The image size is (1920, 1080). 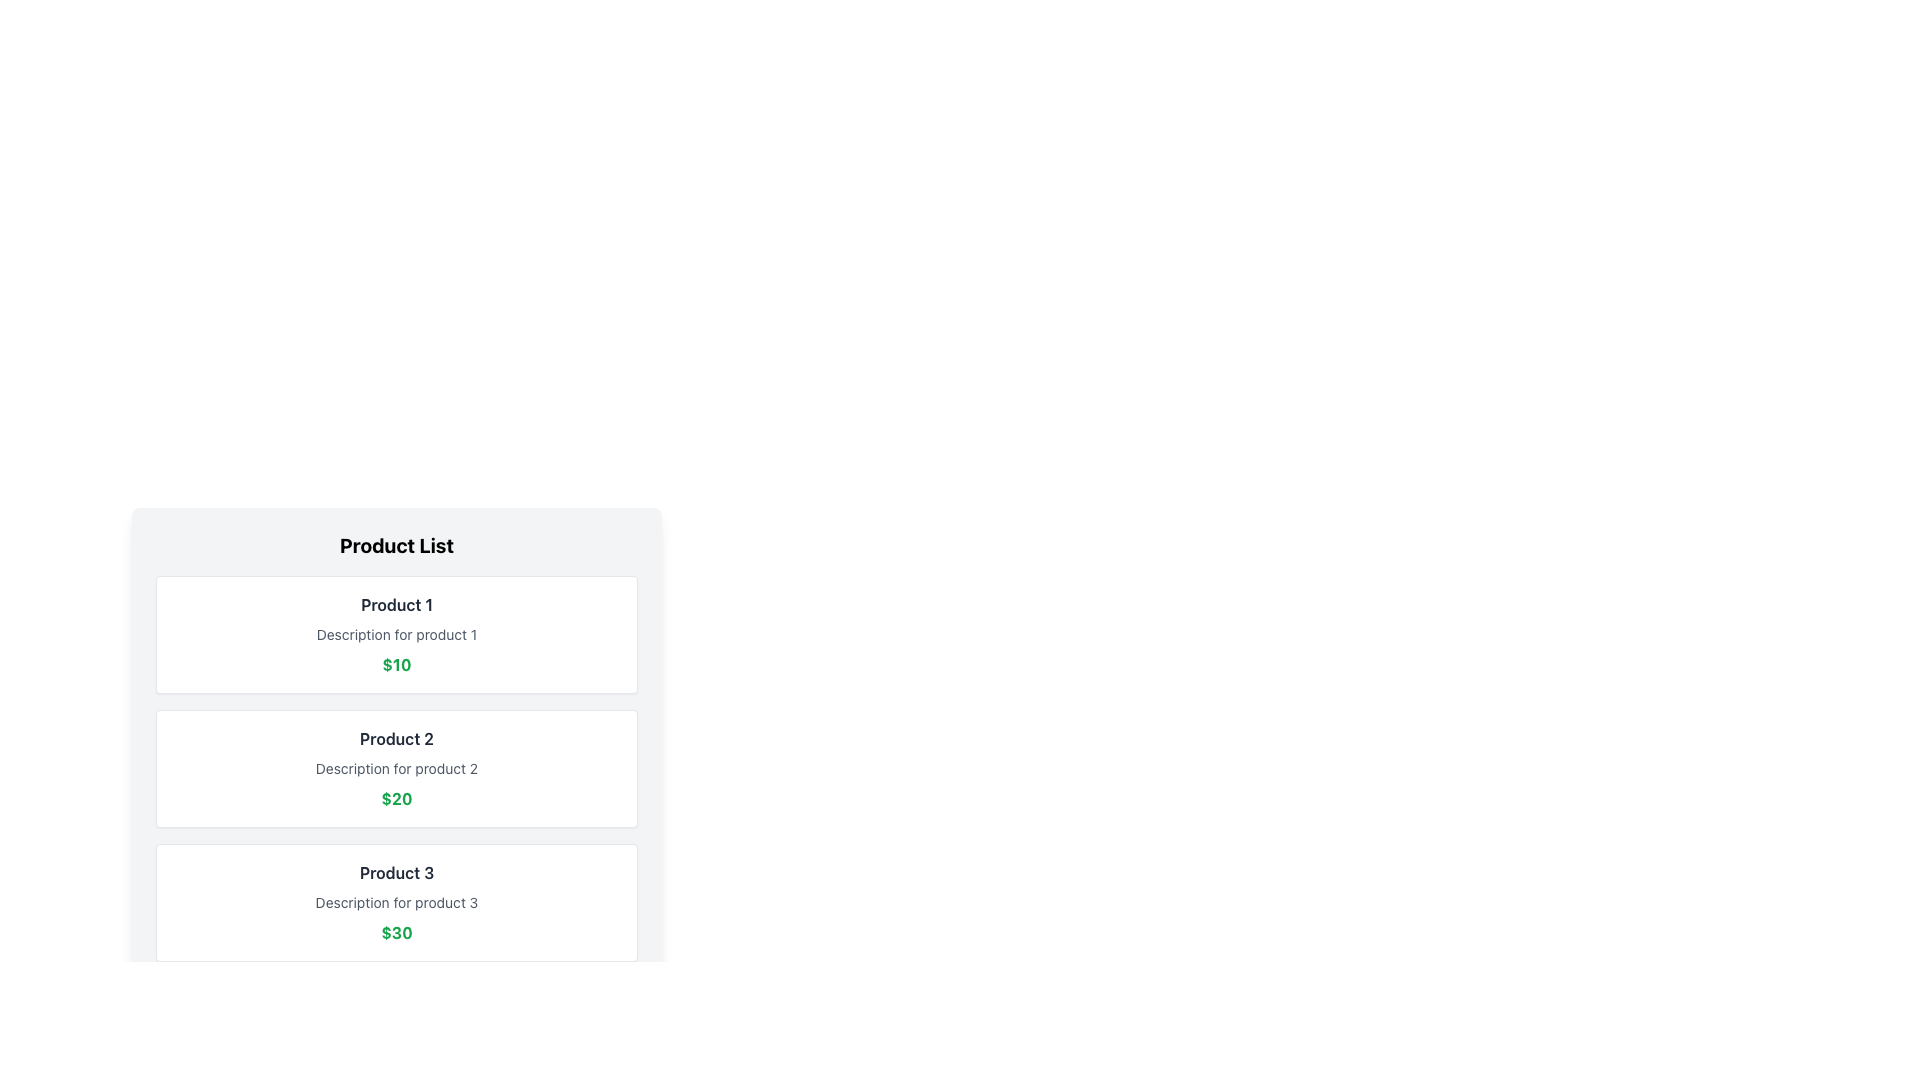 I want to click on the label with the text 'Product 1', which is styled in bold dark gray and located at the top of the first product card in a vertical list, so click(x=397, y=604).